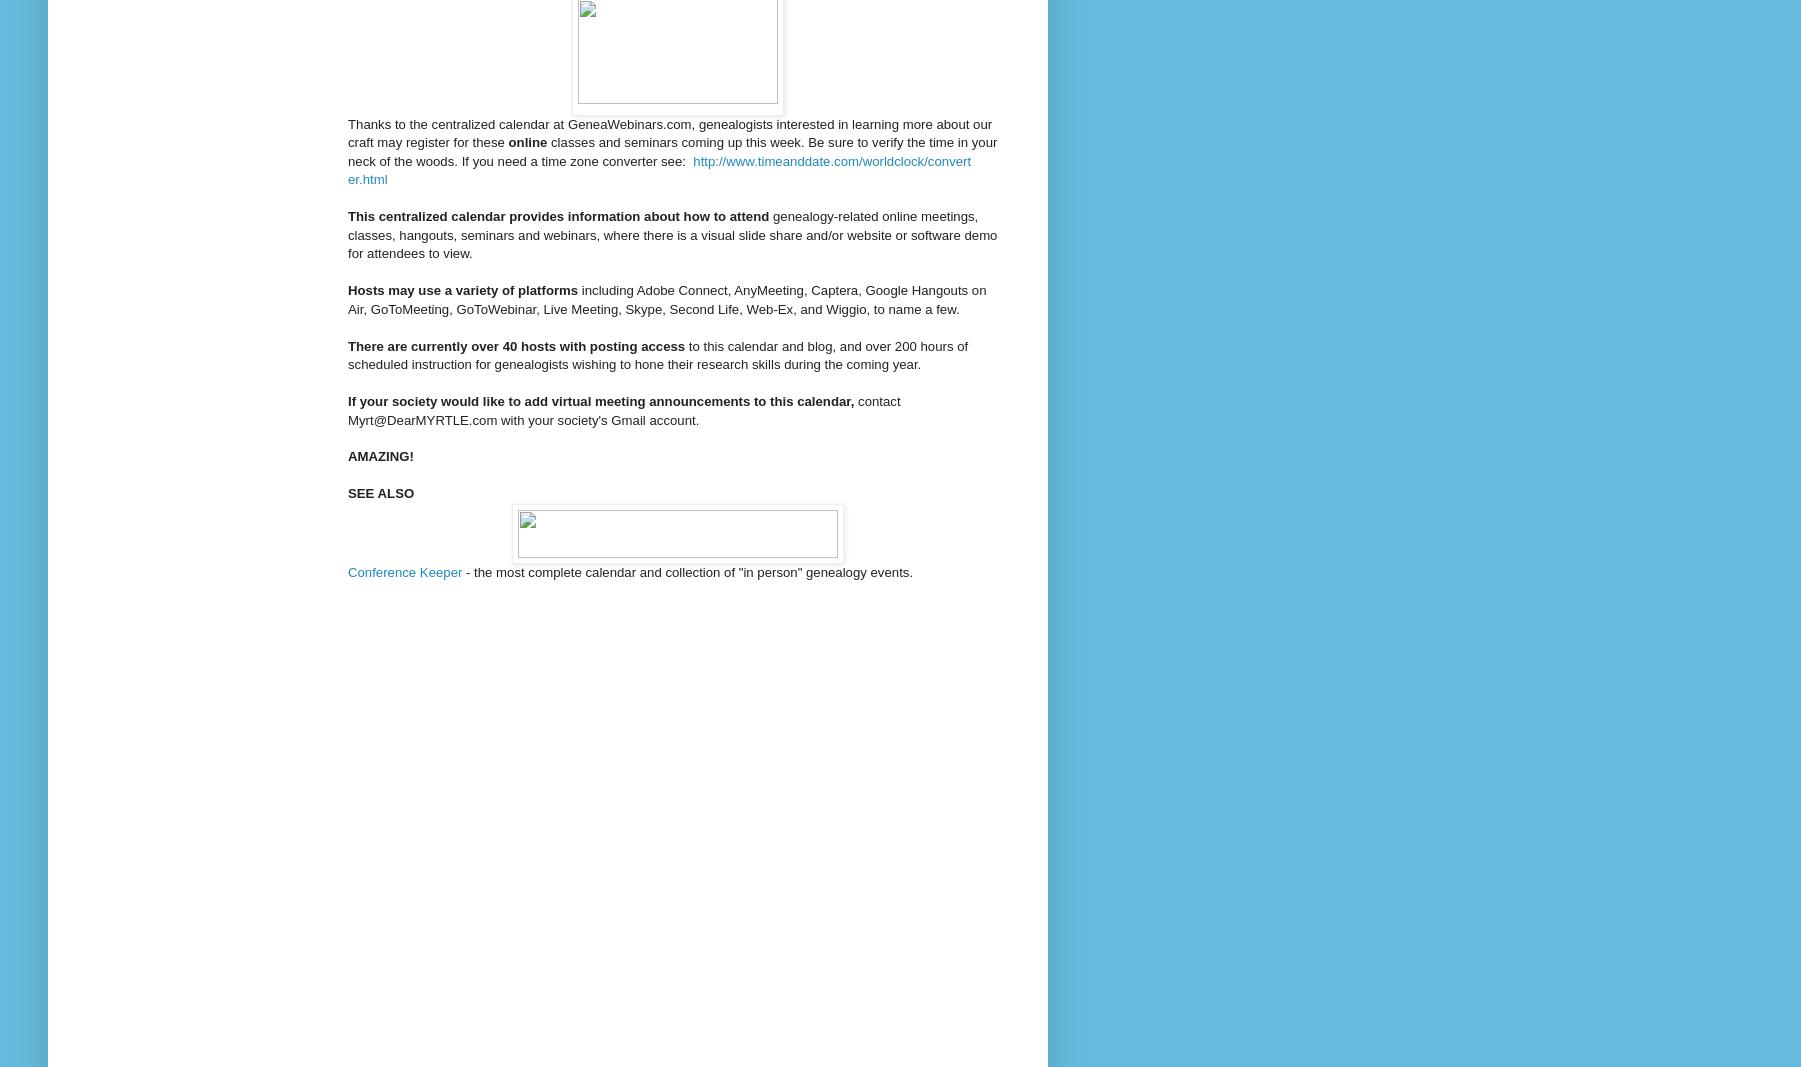 The image size is (1801, 1067). Describe the element at coordinates (926, 159) in the screenshot. I see `'ldclock/convert'` at that location.